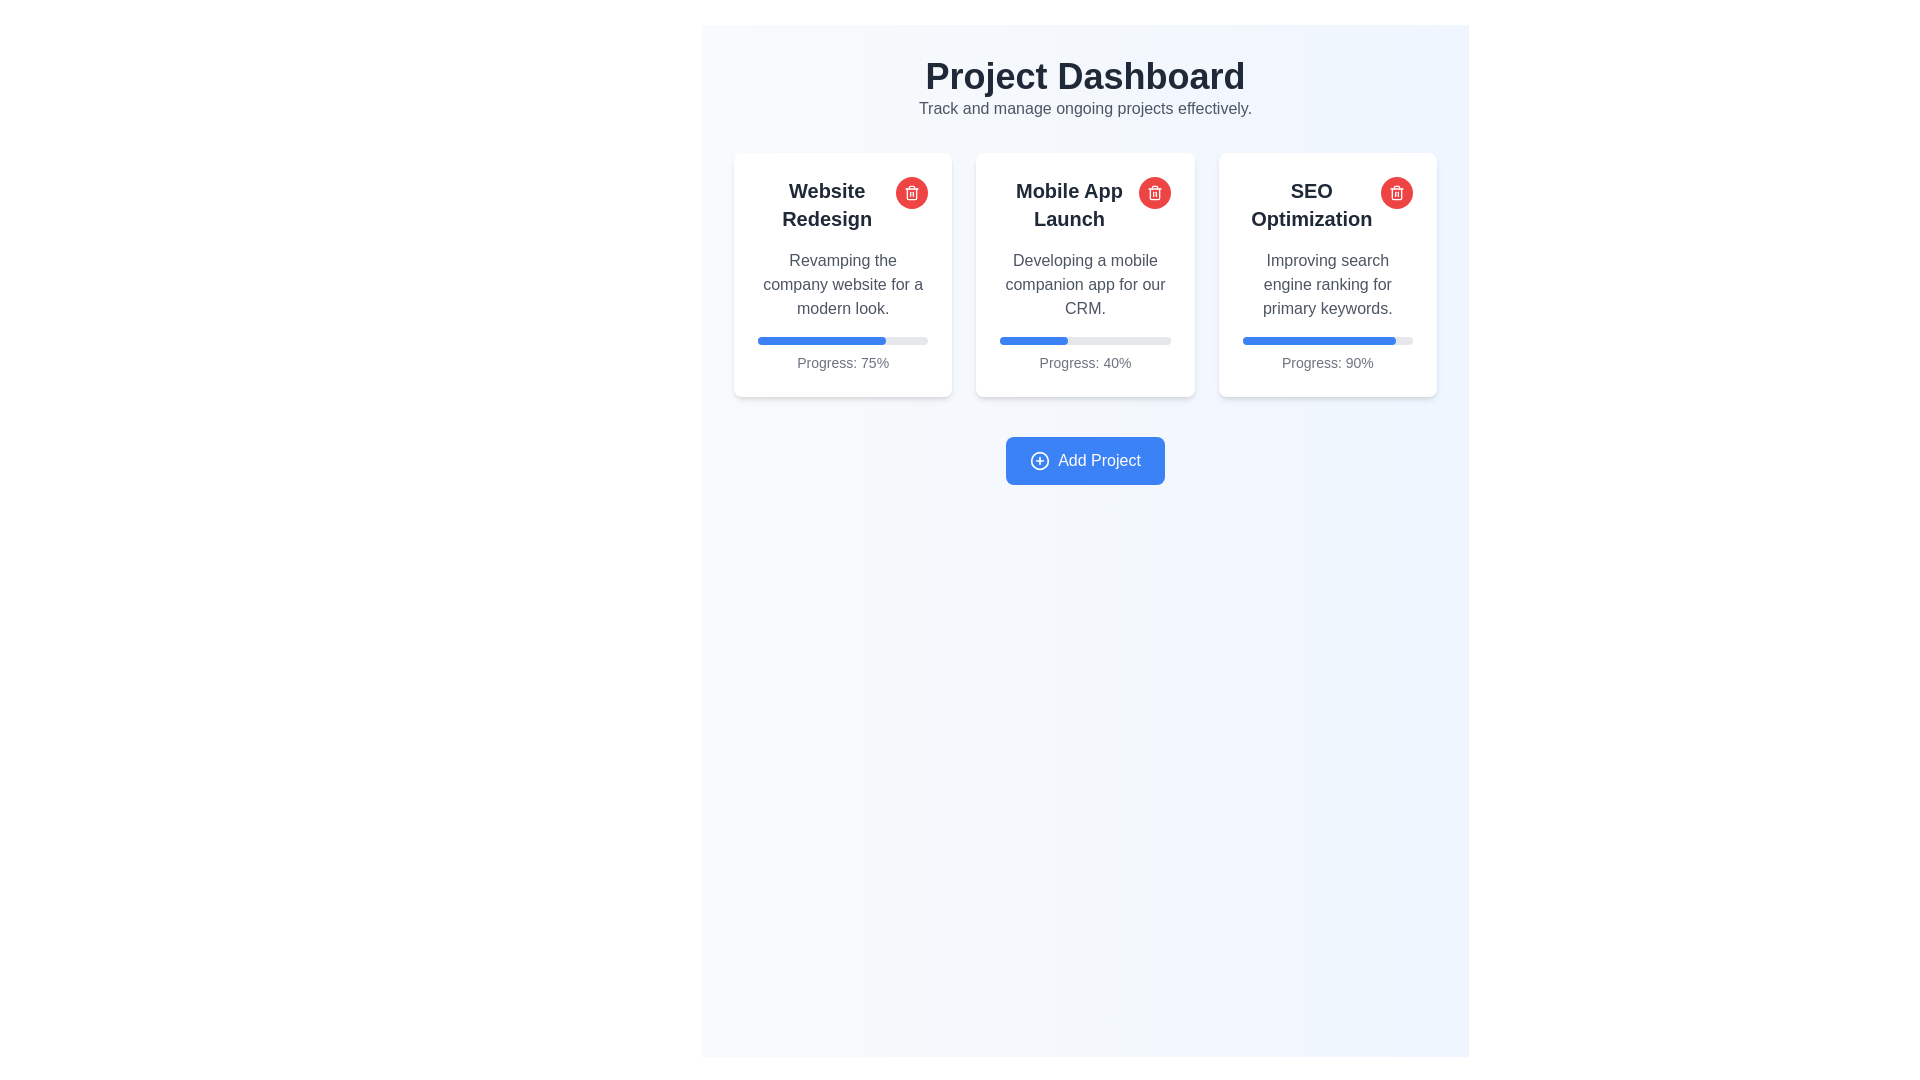 The image size is (1920, 1080). I want to click on the 'Project Dashboard' text block, which features a bold title and a description, located at the top of the interface above the project cards, so click(1084, 87).